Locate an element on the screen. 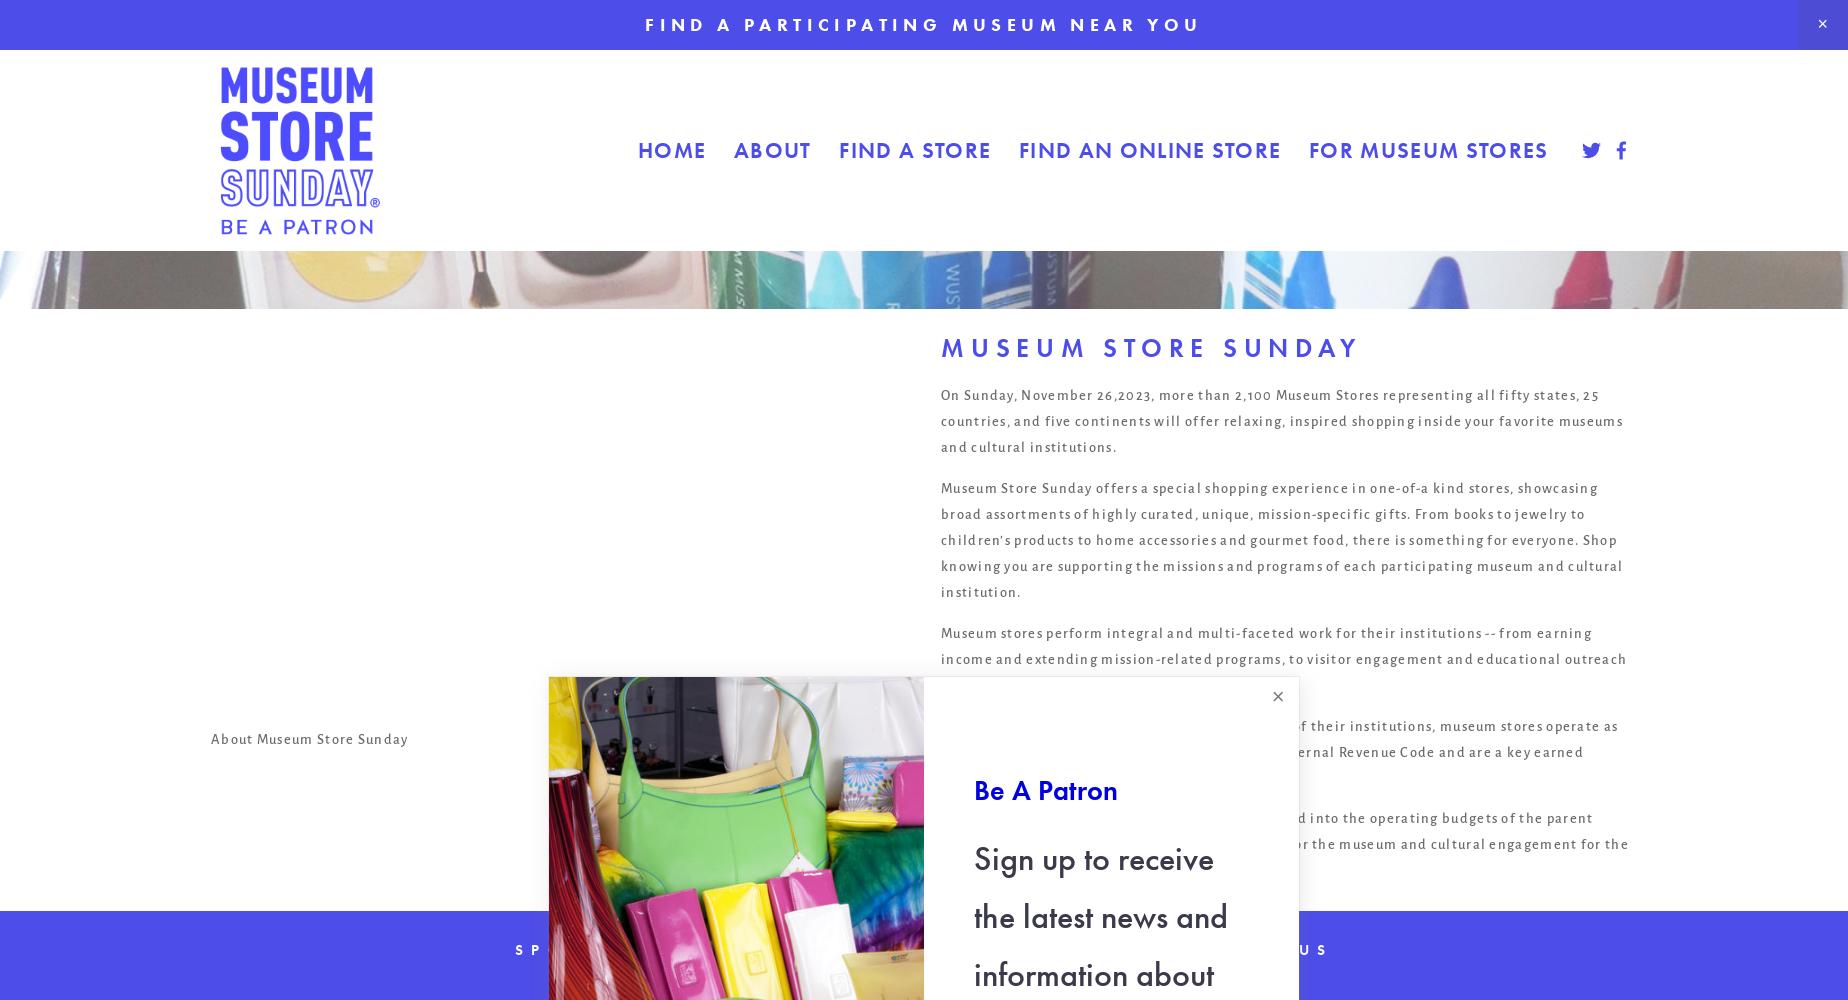 This screenshot has height=1000, width=1848. 'Donate' is located at coordinates (1050, 948).